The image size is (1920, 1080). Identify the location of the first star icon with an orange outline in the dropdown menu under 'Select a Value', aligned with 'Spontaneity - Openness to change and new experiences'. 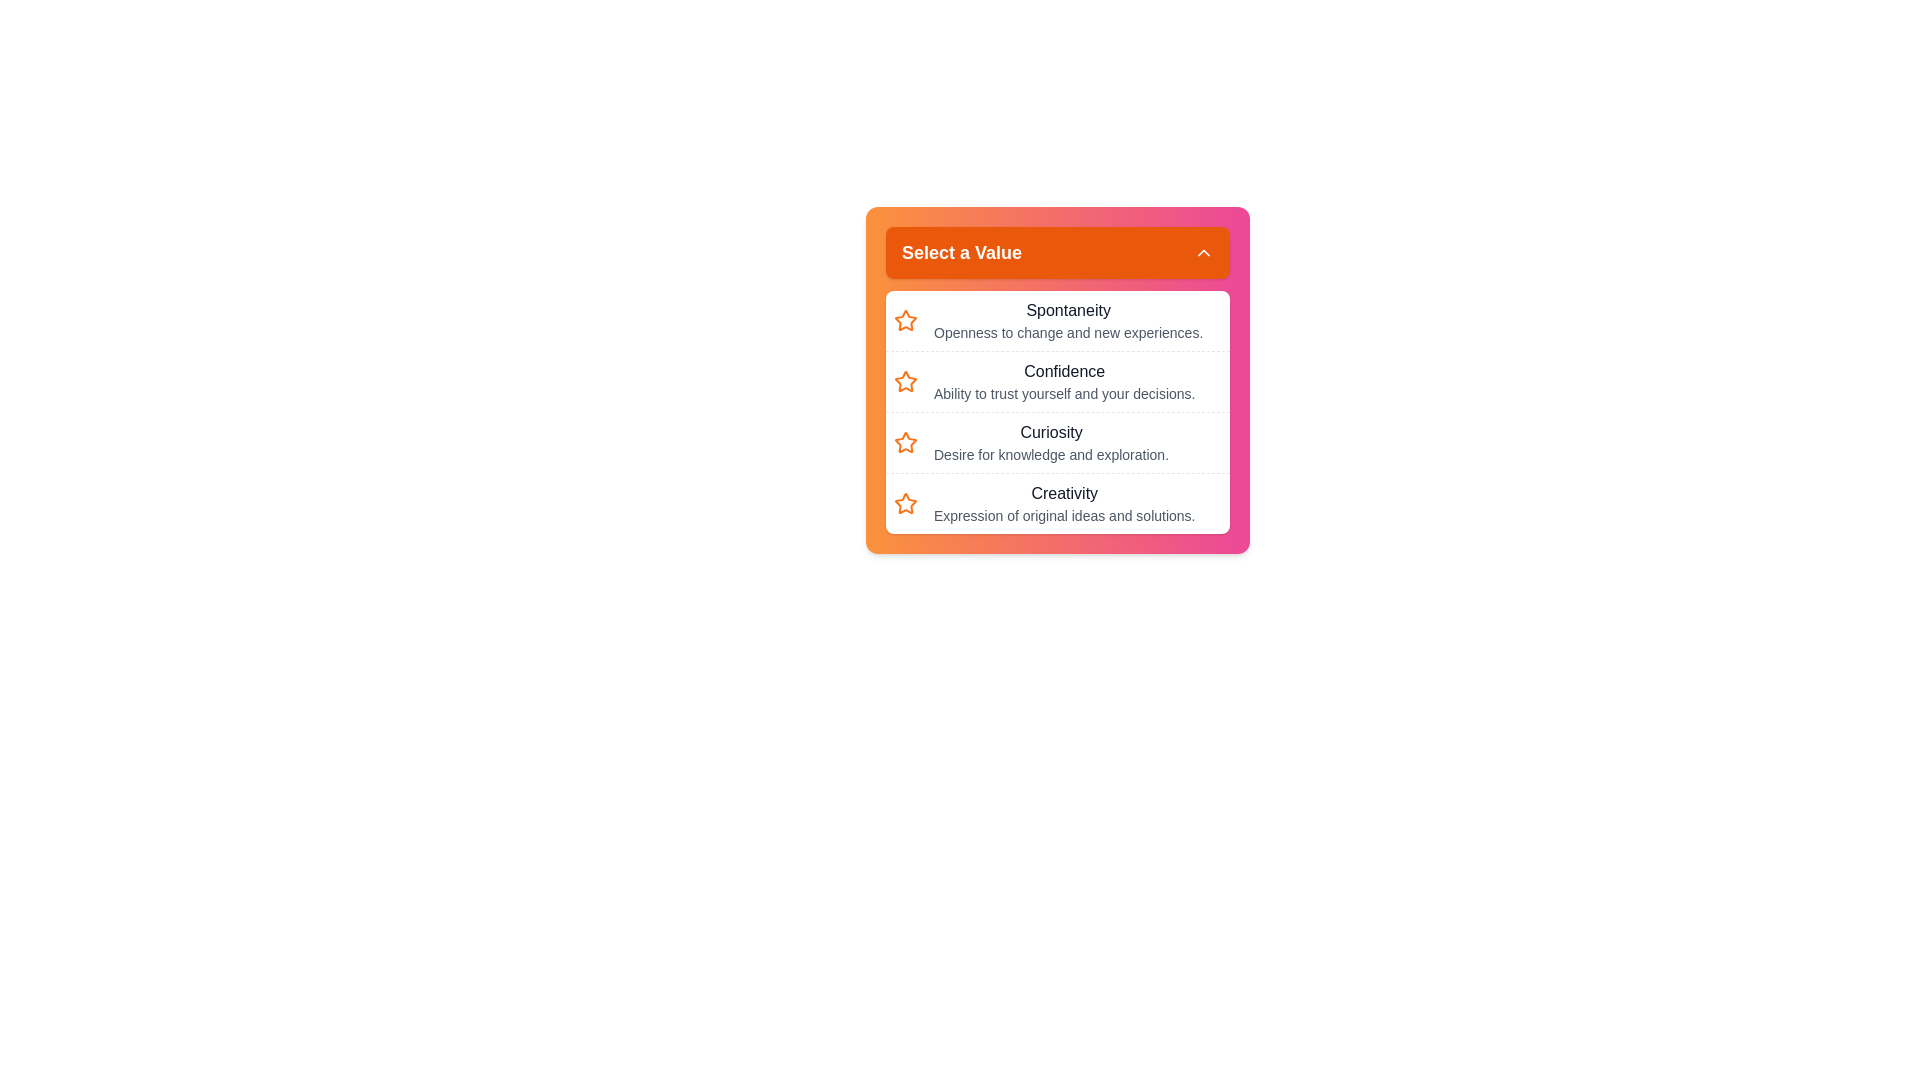
(905, 319).